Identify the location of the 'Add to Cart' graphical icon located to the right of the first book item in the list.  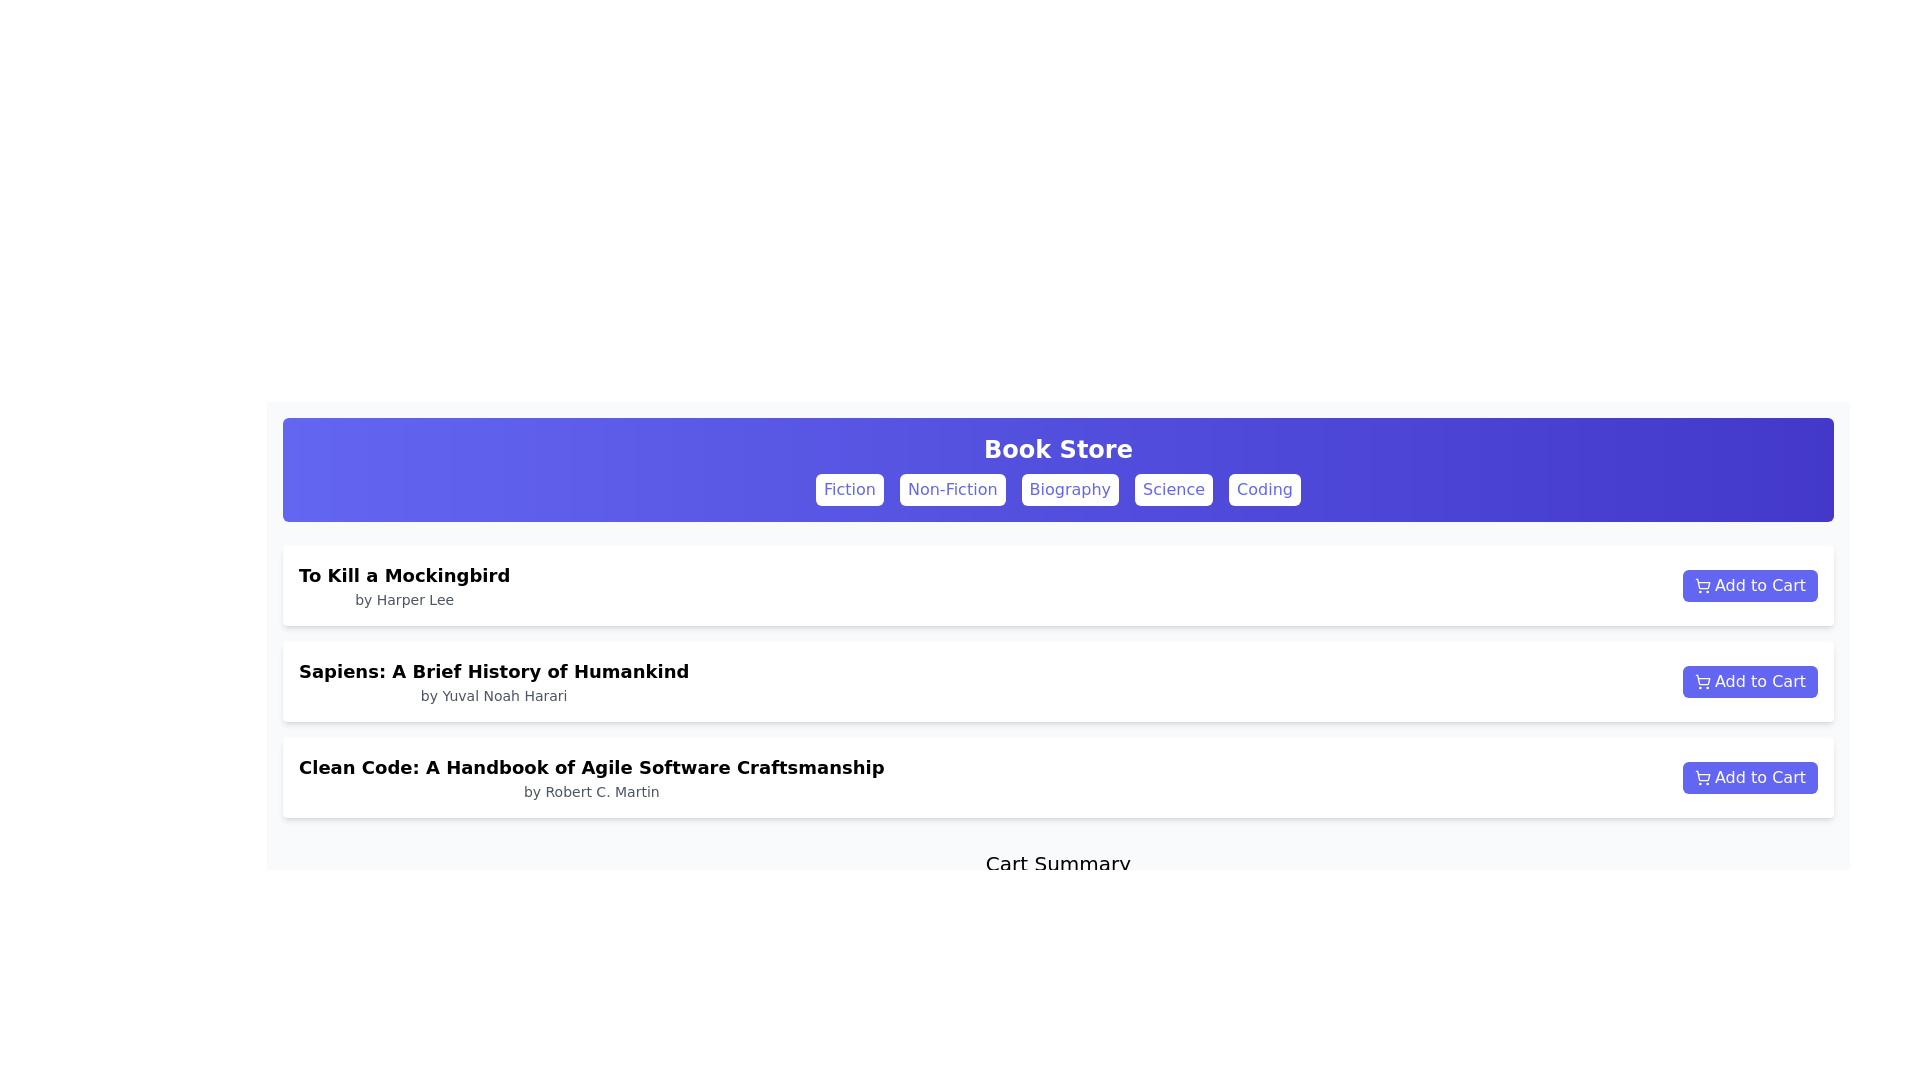
(1701, 583).